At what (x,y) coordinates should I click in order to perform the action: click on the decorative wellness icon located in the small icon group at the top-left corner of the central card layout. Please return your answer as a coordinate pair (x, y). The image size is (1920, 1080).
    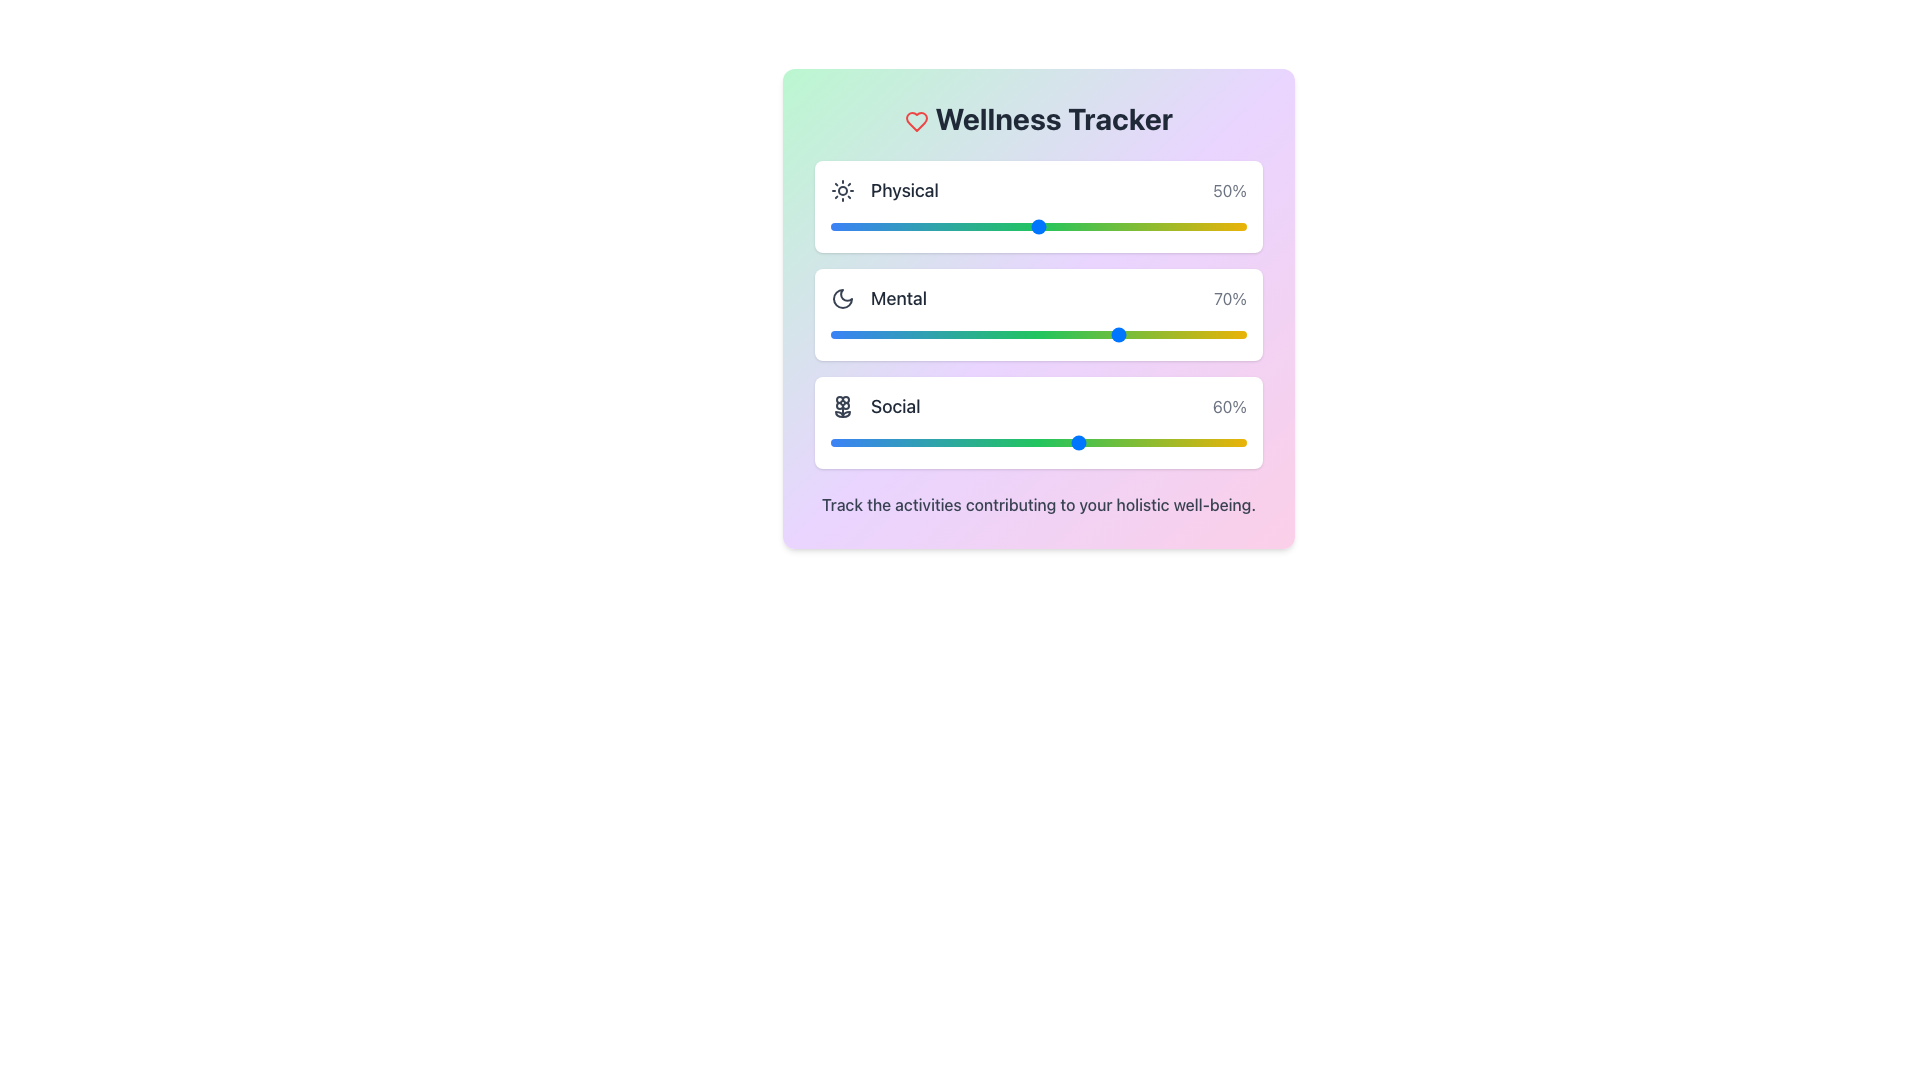
    Looking at the image, I should click on (843, 402).